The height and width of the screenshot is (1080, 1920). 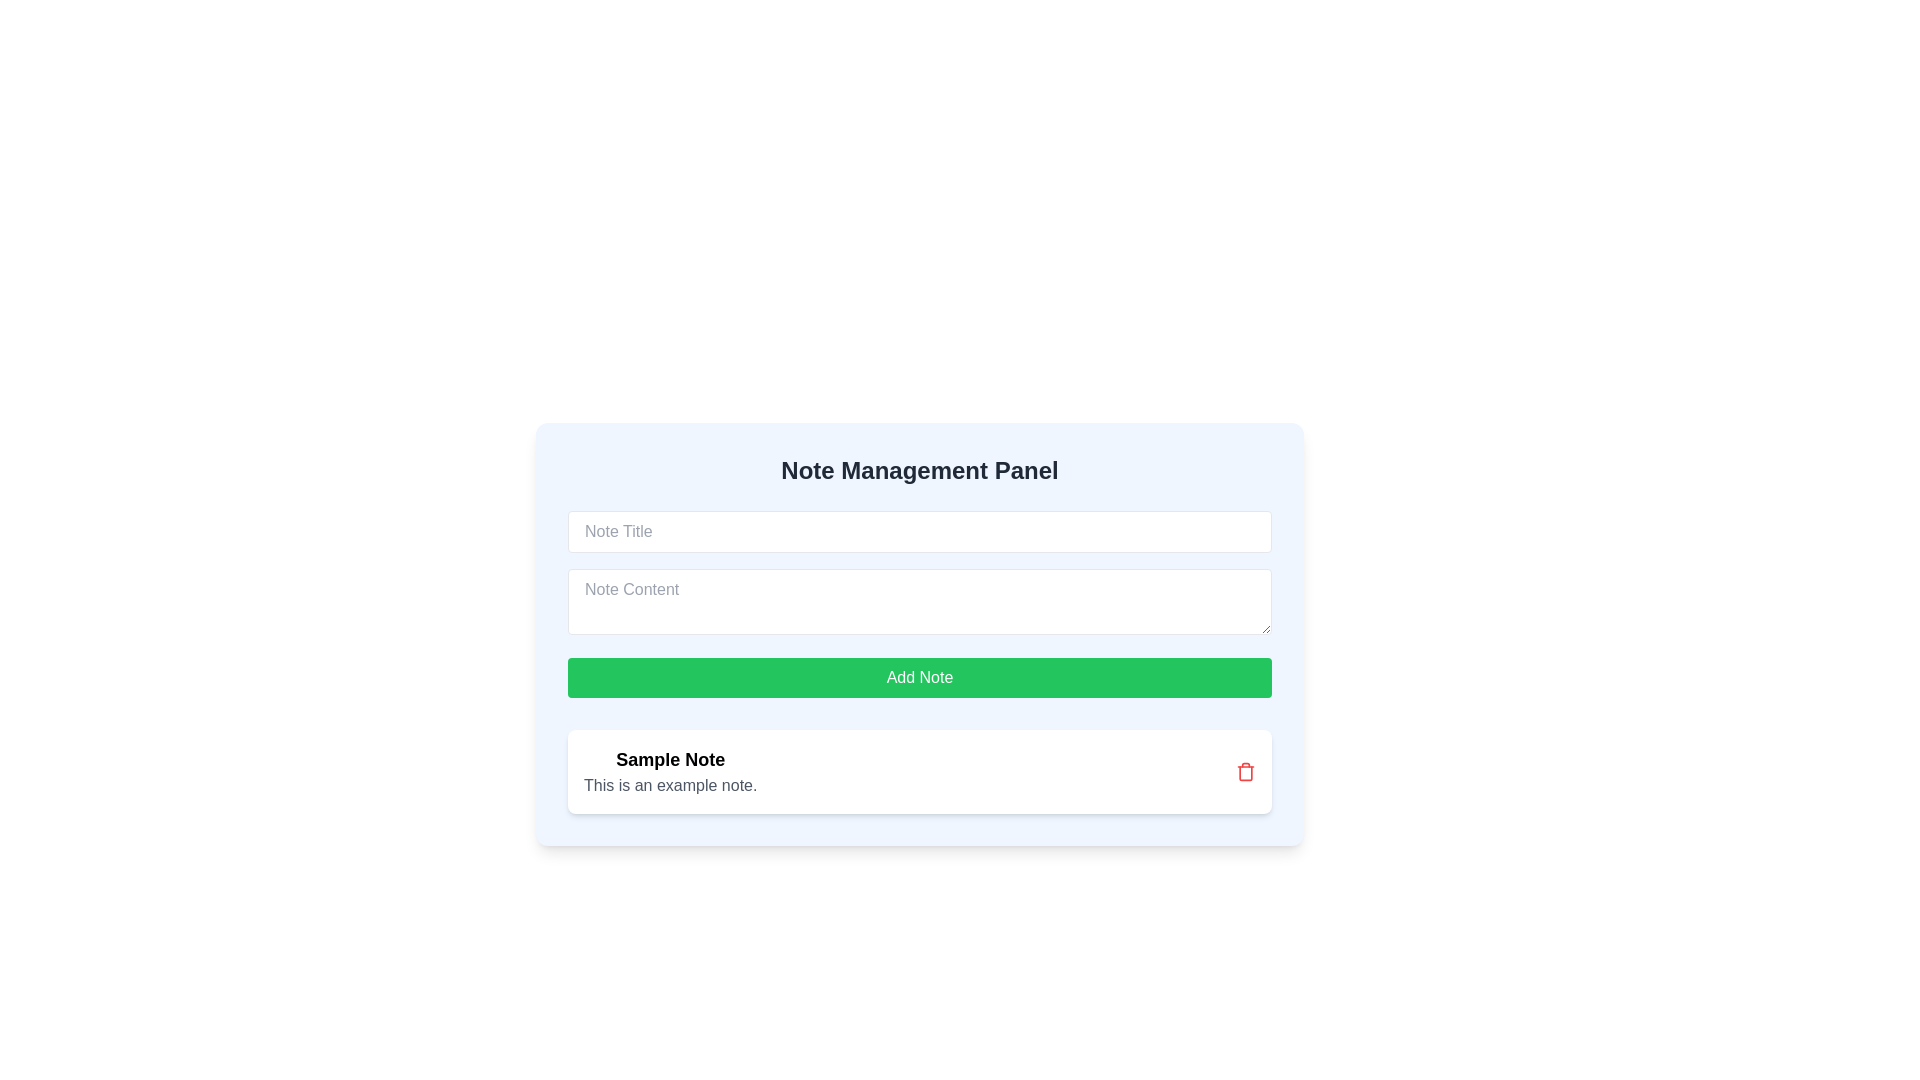 I want to click on the text content displaying the title and content of a note in the note-taking application, so click(x=670, y=770).